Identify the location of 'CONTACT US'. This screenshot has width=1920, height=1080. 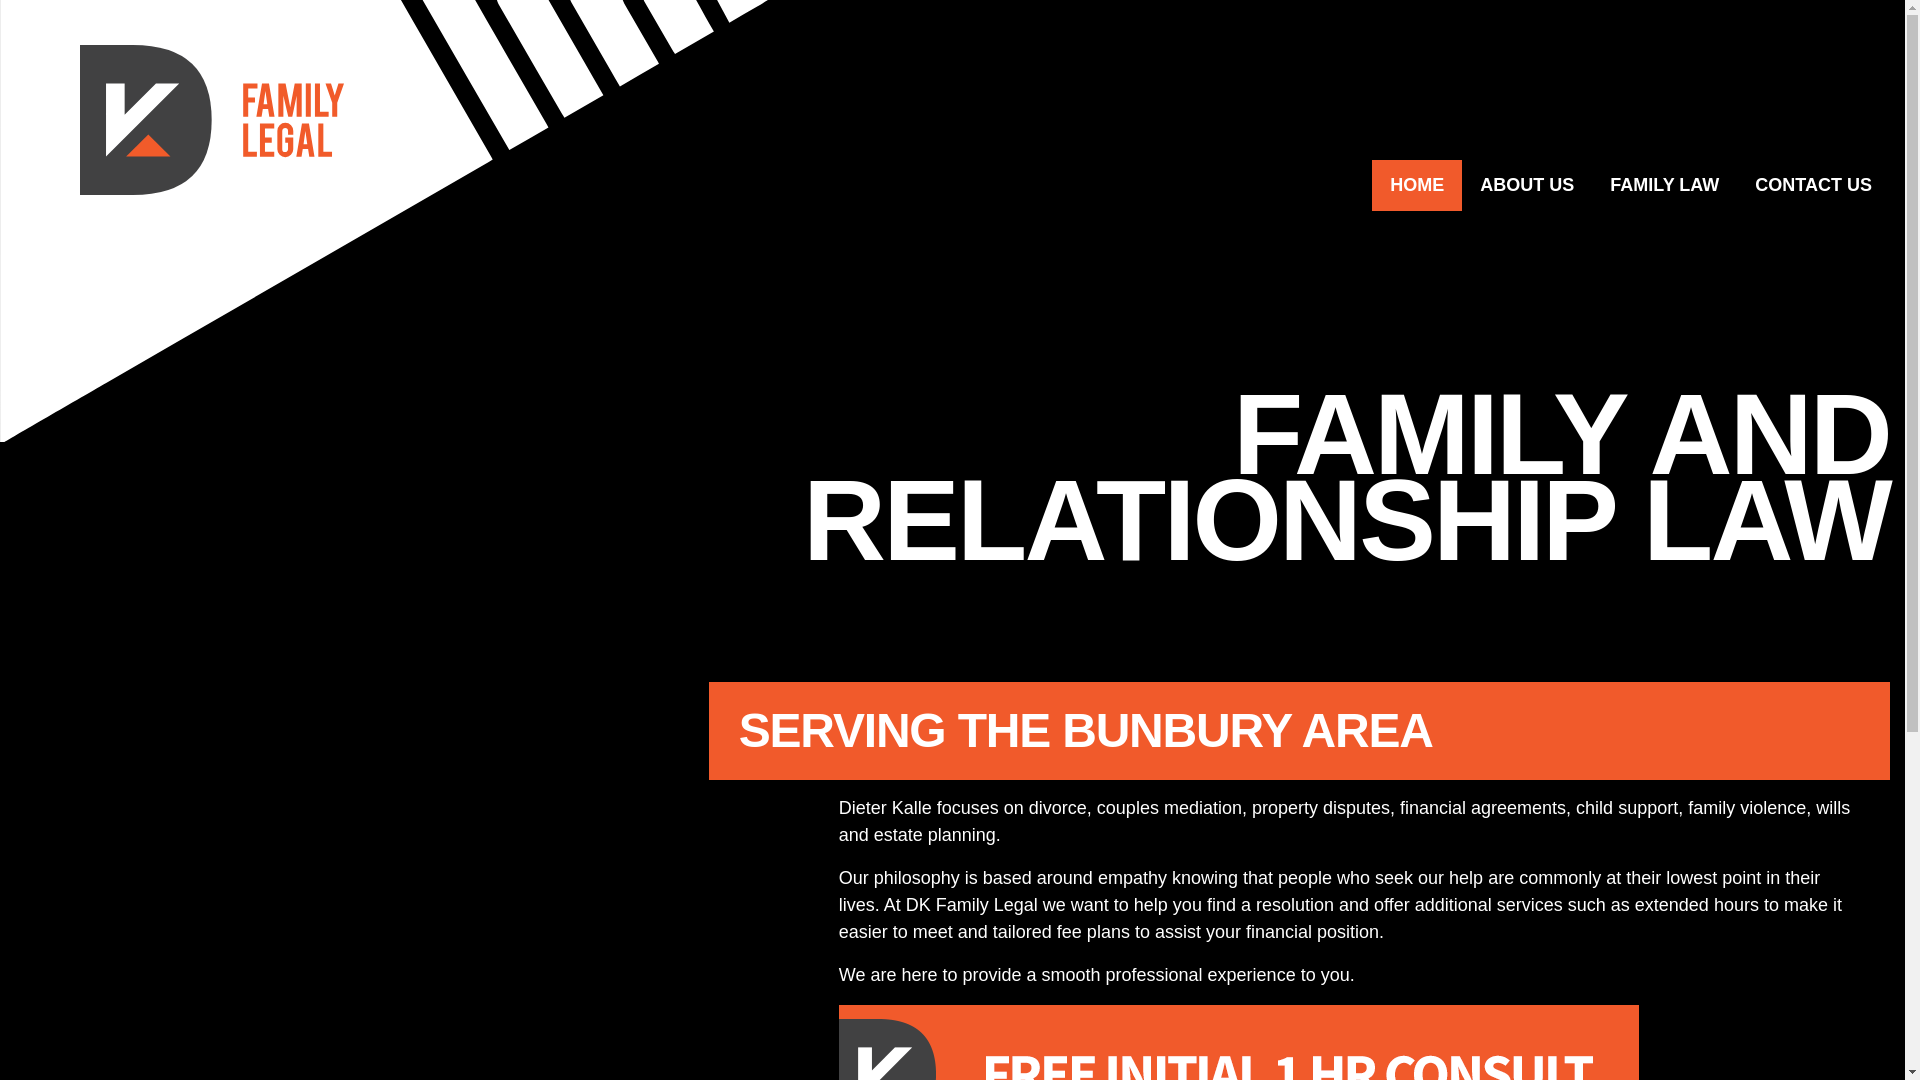
(1736, 185).